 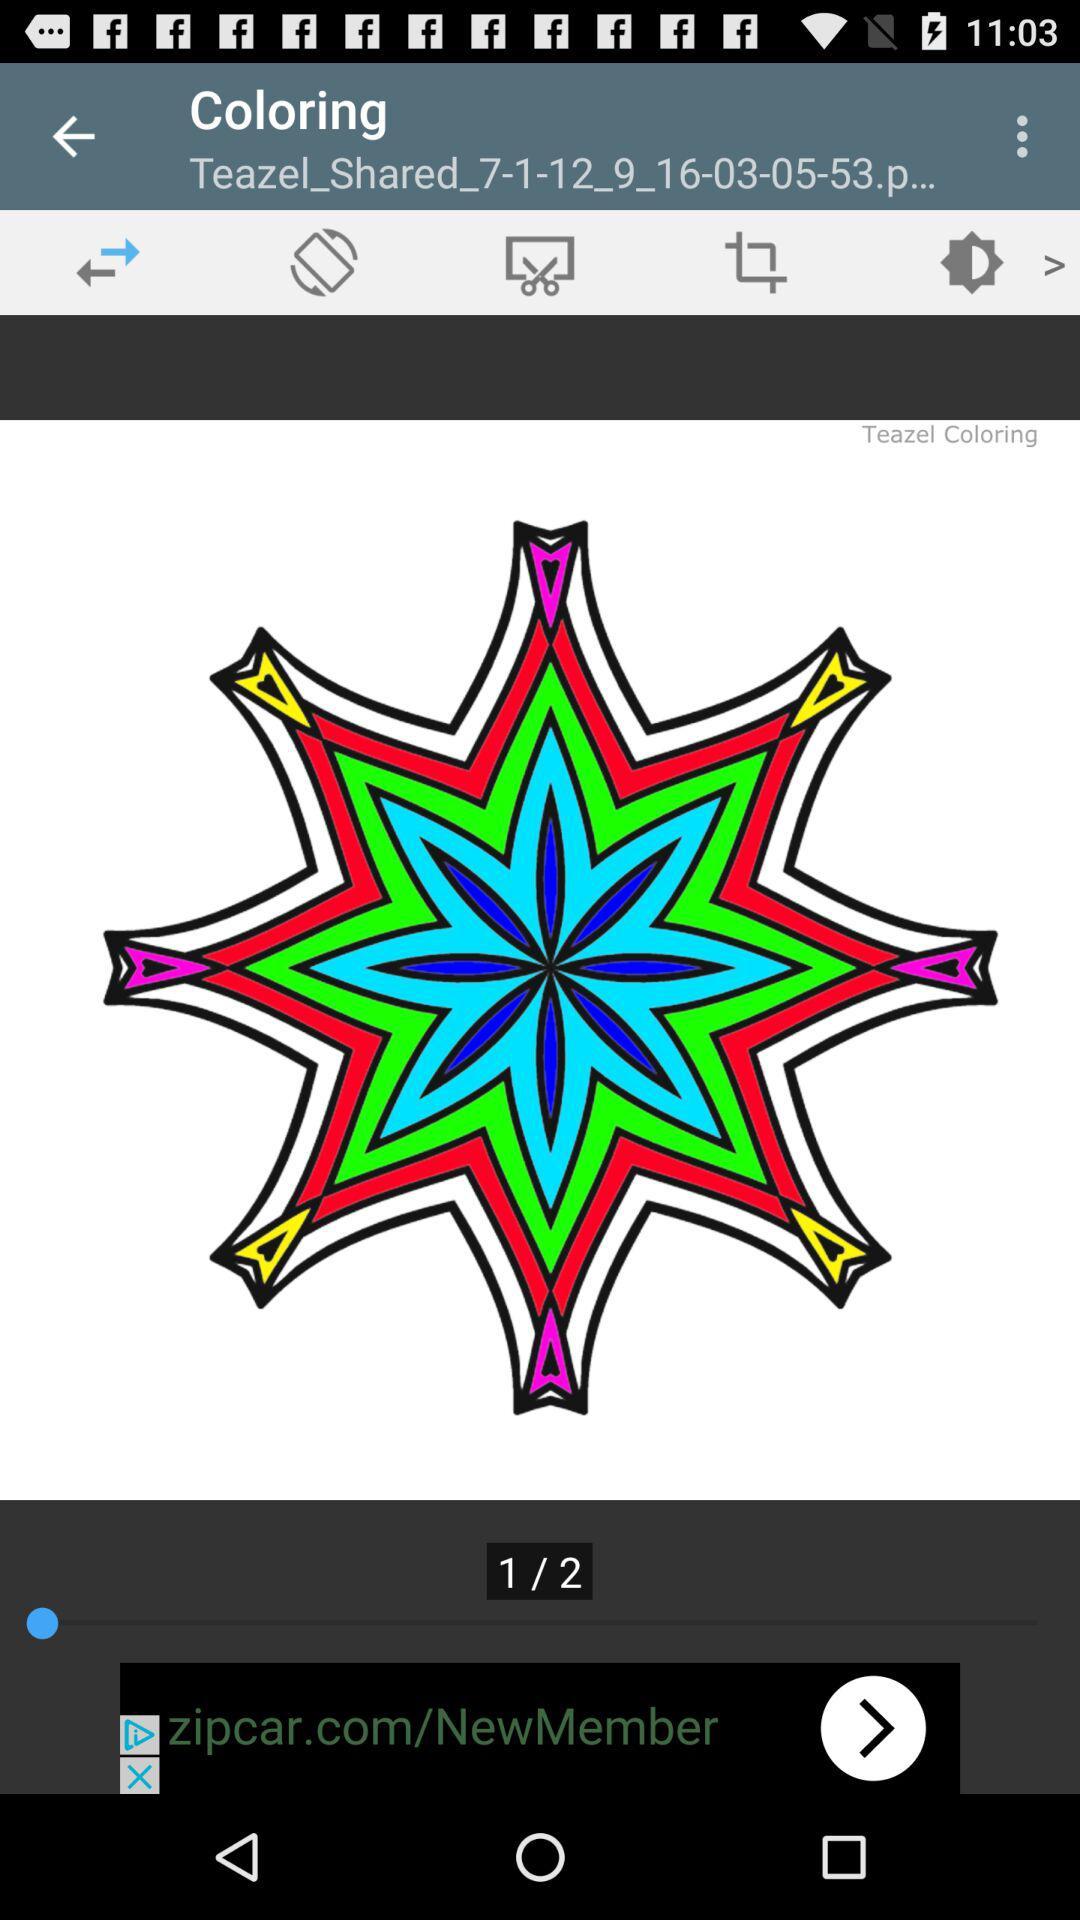 What do you see at coordinates (756, 261) in the screenshot?
I see `invert image option` at bounding box center [756, 261].